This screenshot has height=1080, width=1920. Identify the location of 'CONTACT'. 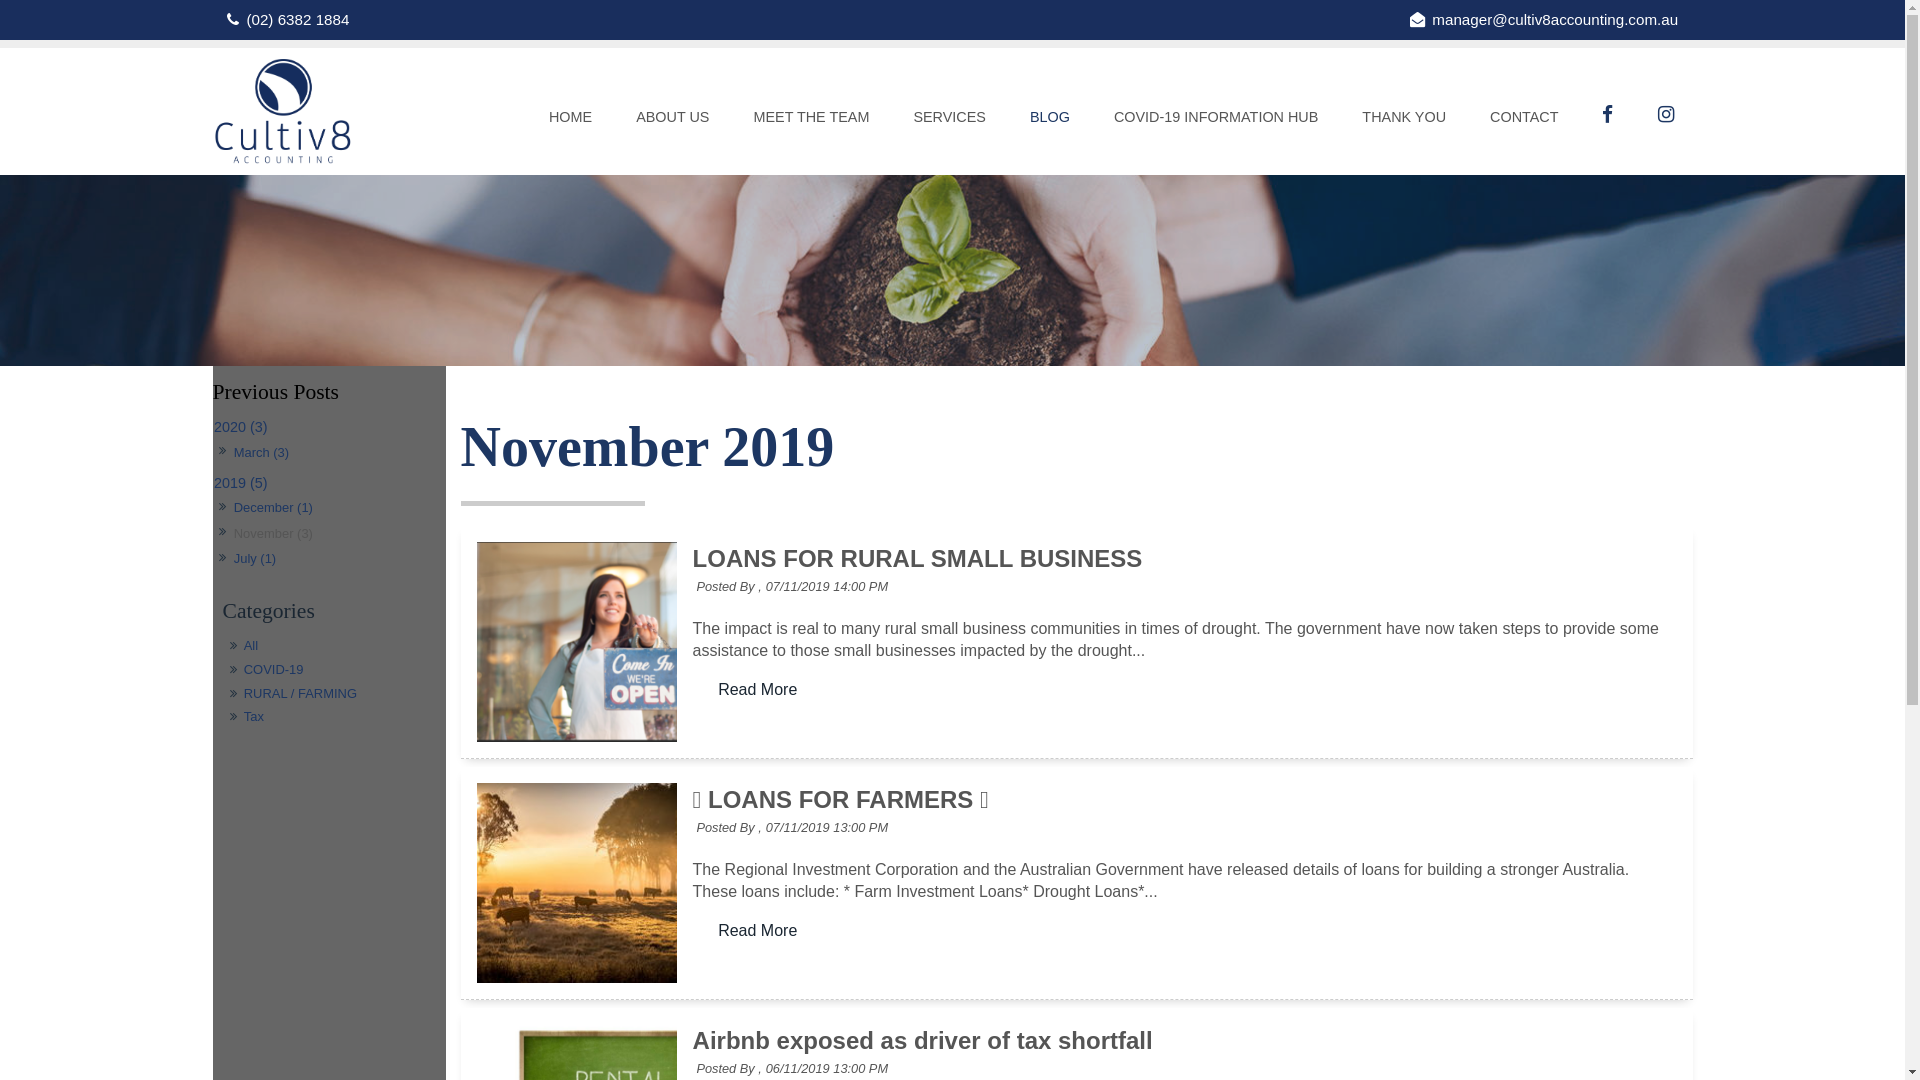
(1522, 119).